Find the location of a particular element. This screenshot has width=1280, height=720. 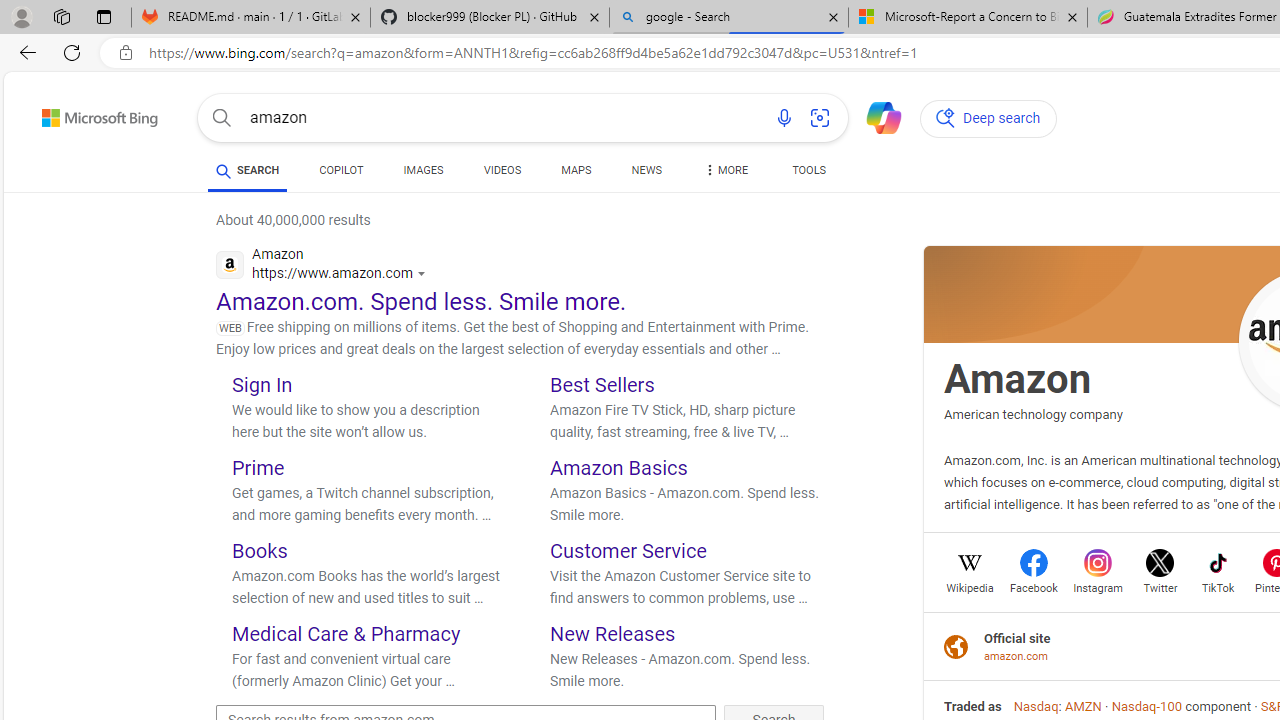

'Traded as' is located at coordinates (973, 705).